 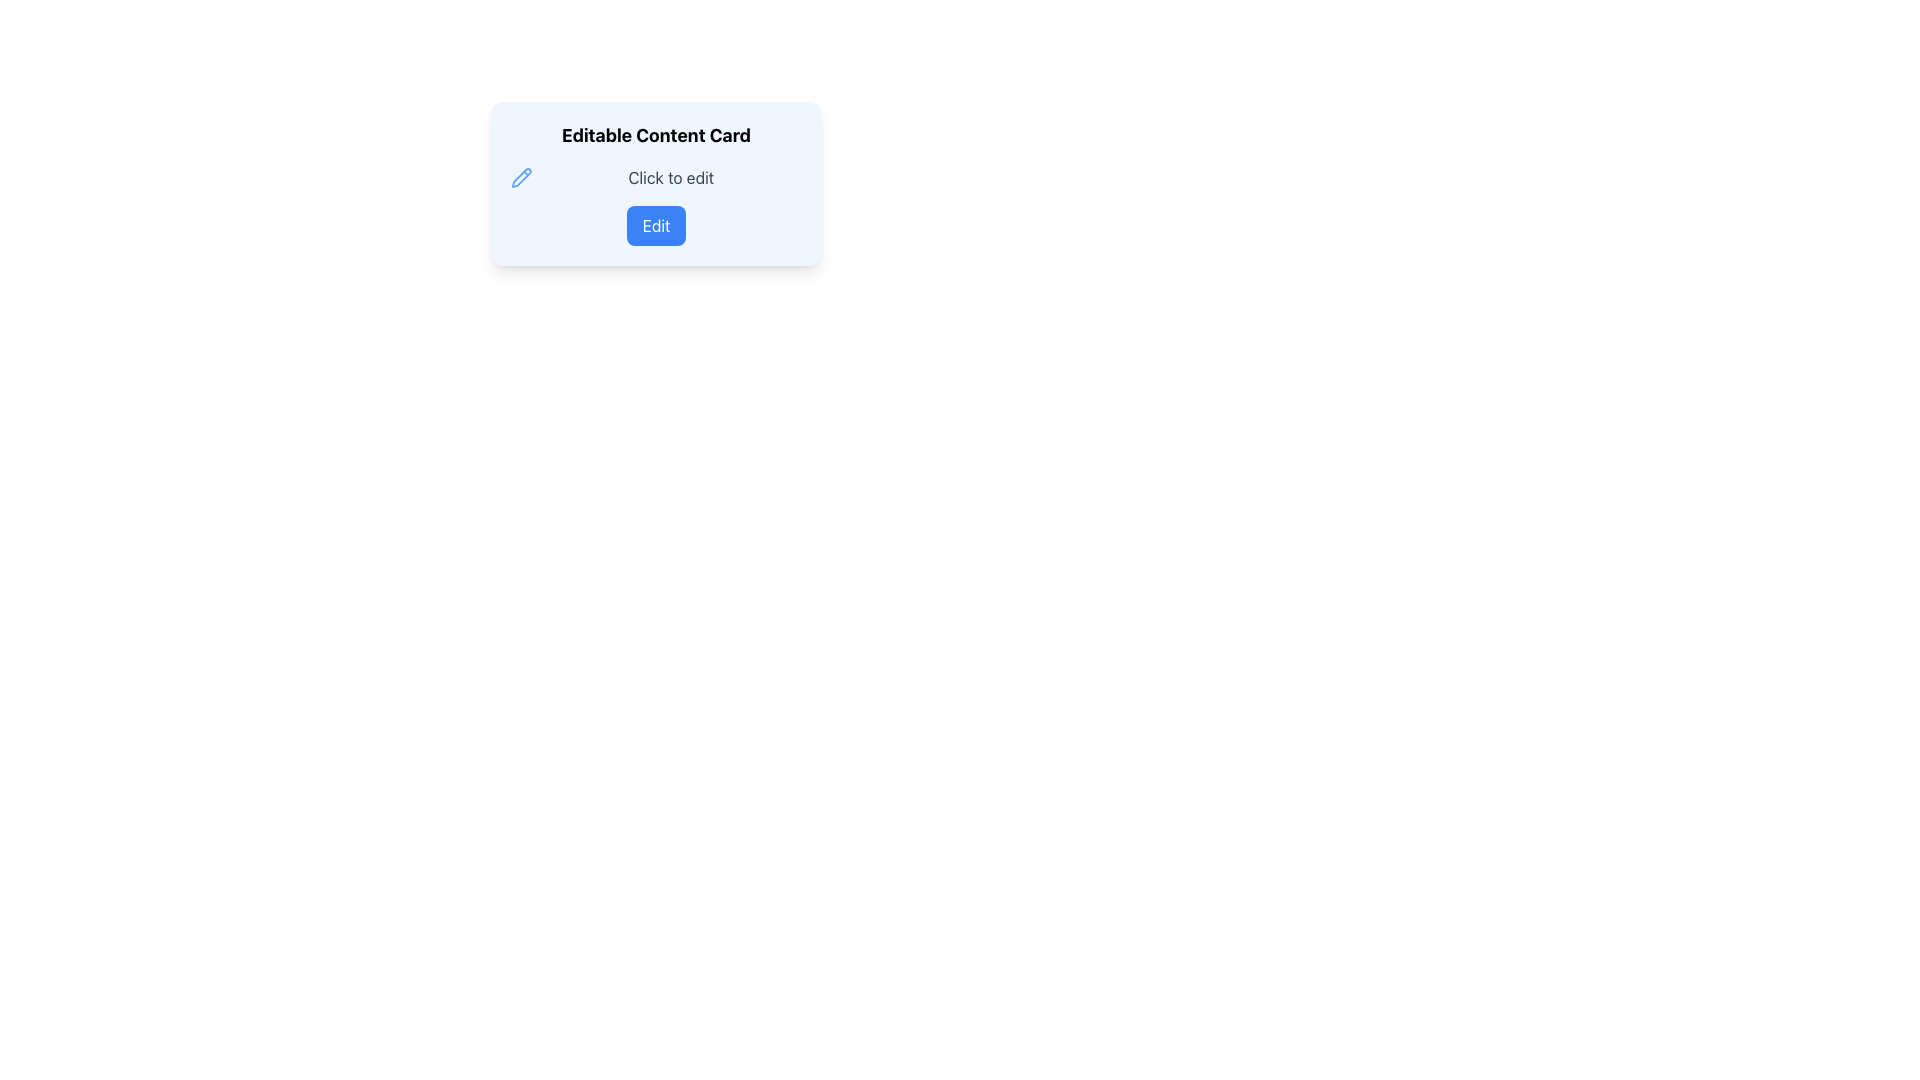 What do you see at coordinates (656, 225) in the screenshot?
I see `the editing button located at the bottom of the 'Editable Content Card' to trigger visual feedback` at bounding box center [656, 225].